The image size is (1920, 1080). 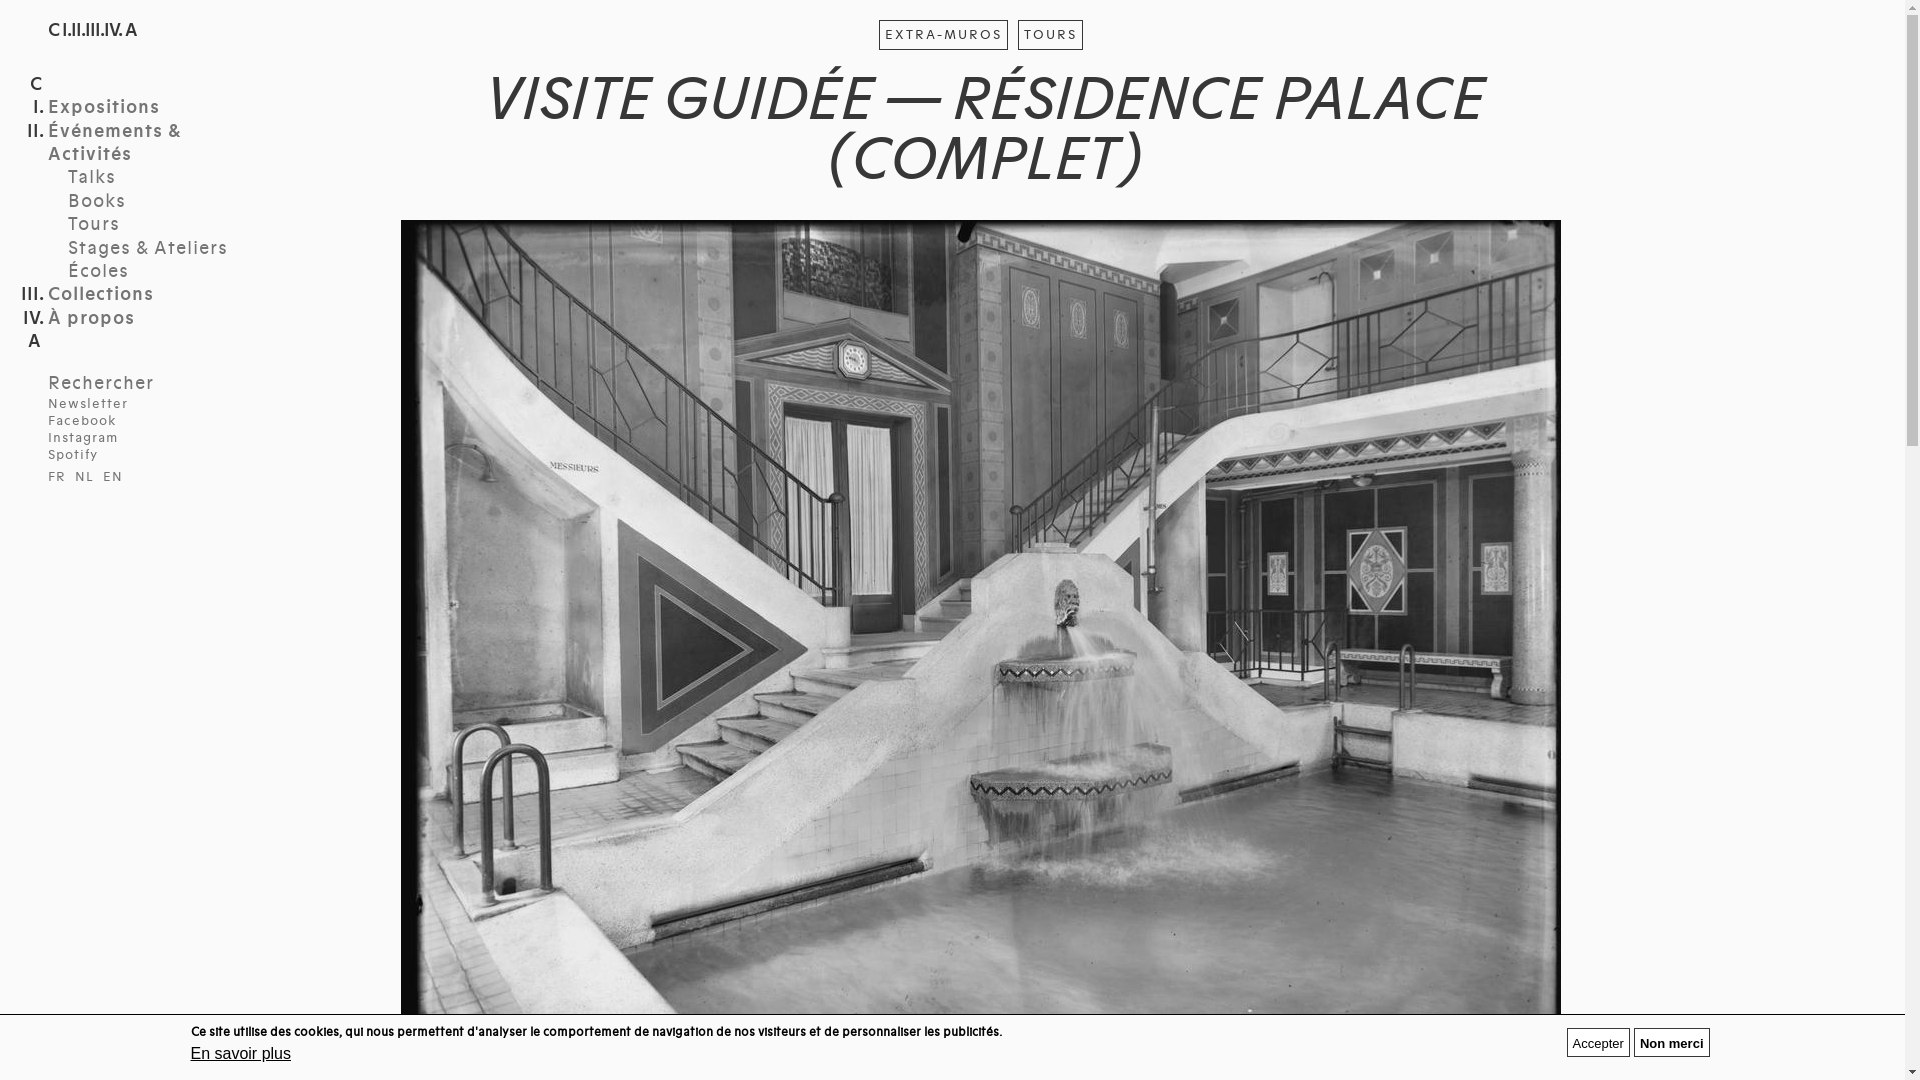 What do you see at coordinates (72, 455) in the screenshot?
I see `'Spotify'` at bounding box center [72, 455].